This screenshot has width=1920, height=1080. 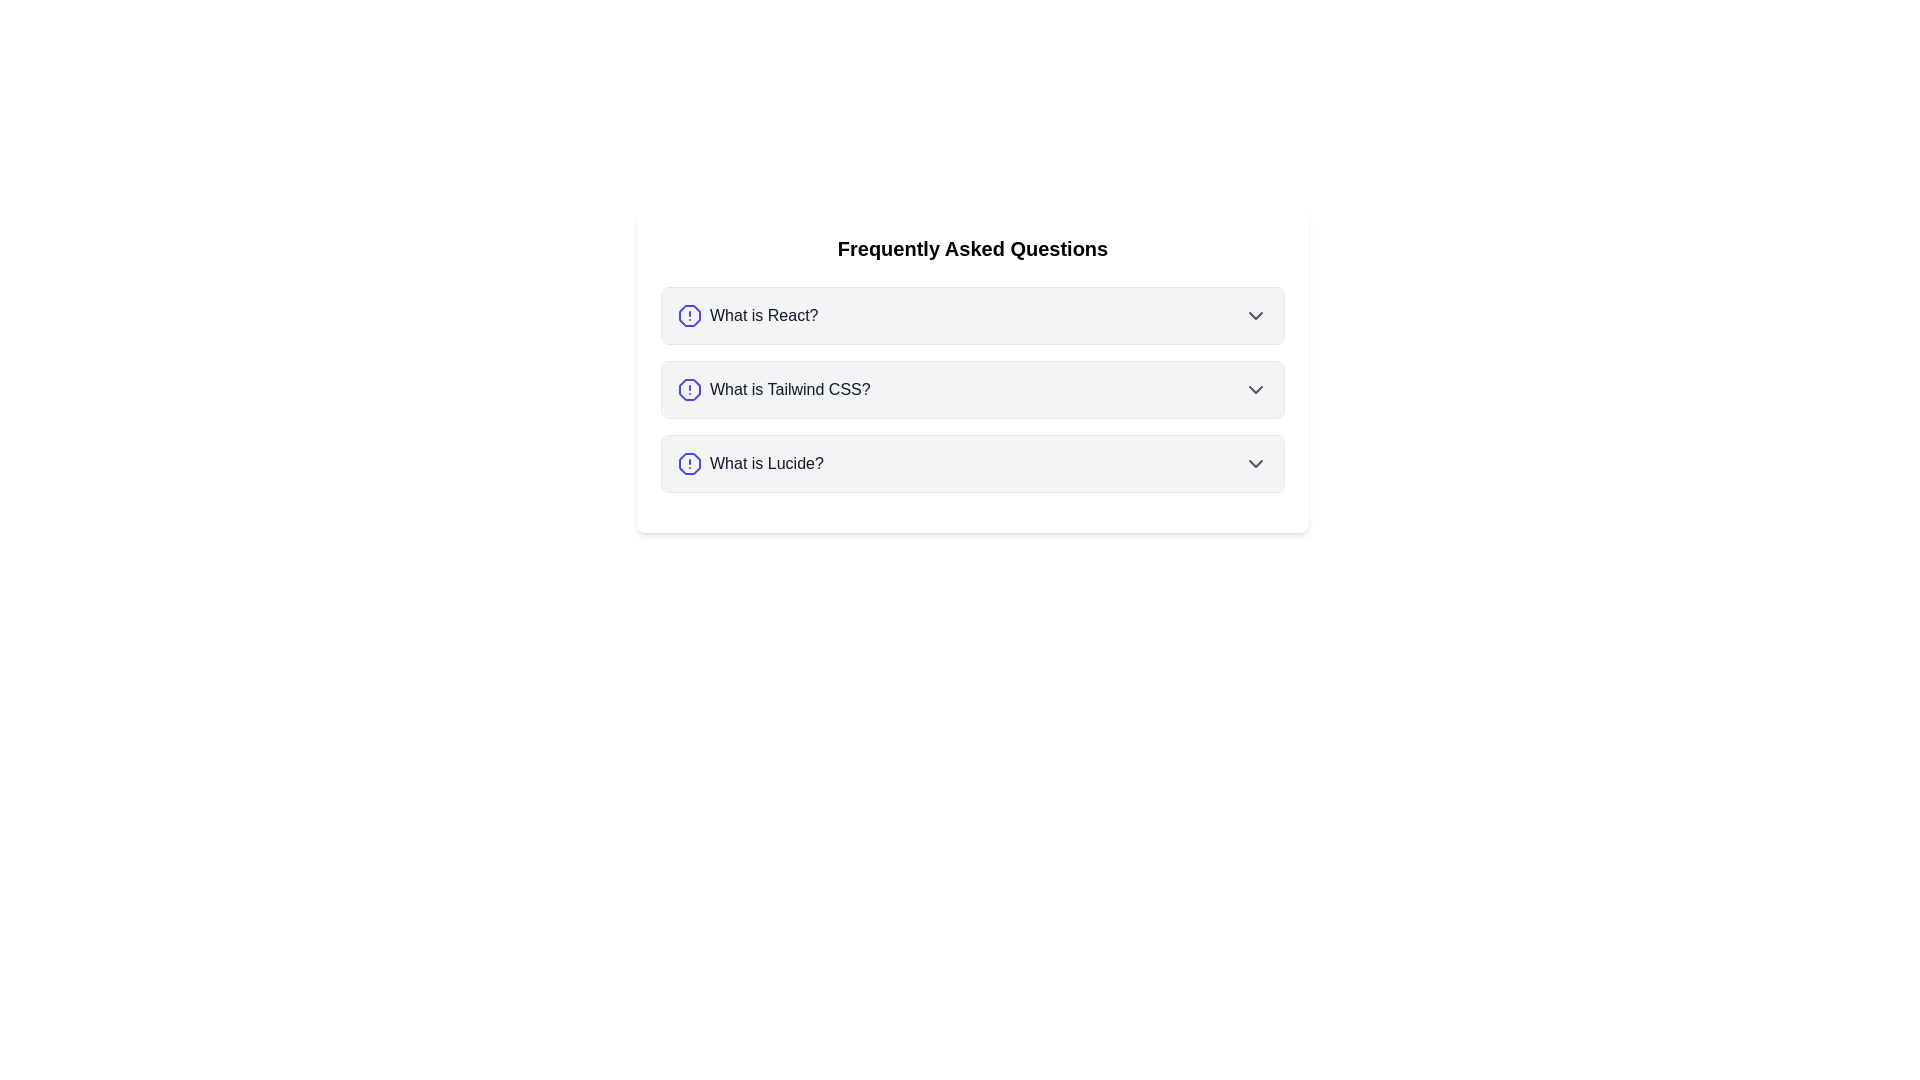 What do you see at coordinates (773, 389) in the screenshot?
I see `the FAQ item text label that is positioned below 'What is React?' and above 'What is Lucide?' in the vertically stacked list of FAQ items` at bounding box center [773, 389].